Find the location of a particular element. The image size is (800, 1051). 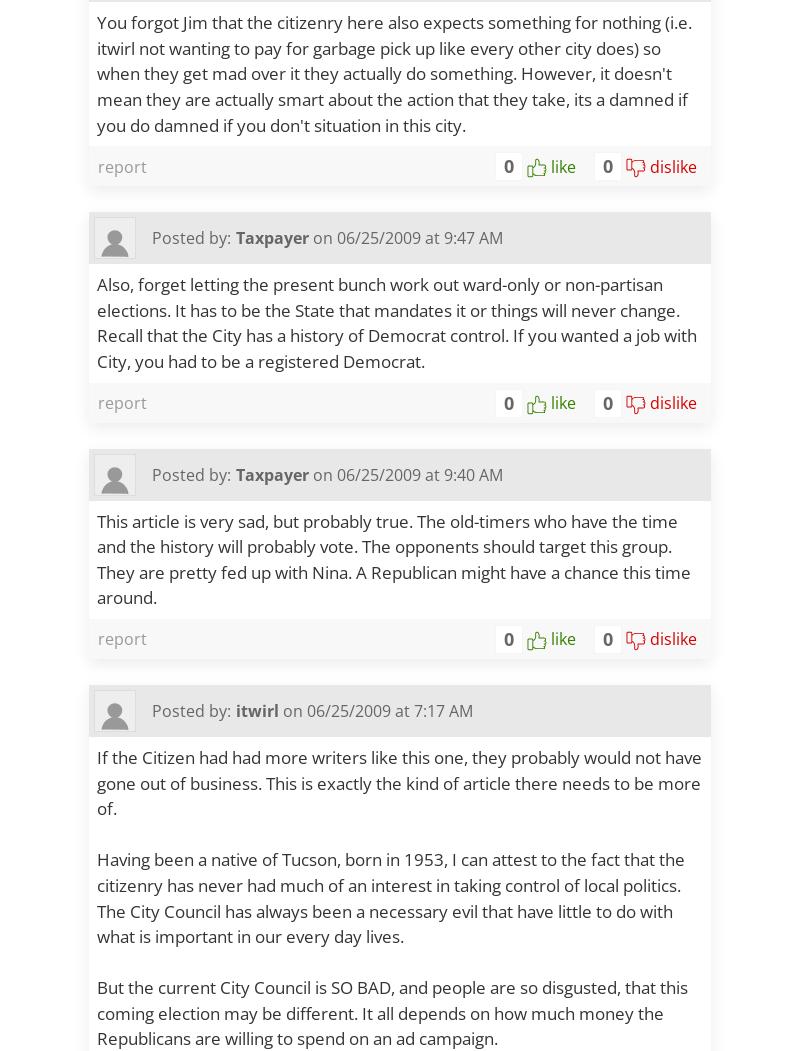

'itwirl' is located at coordinates (256, 708).